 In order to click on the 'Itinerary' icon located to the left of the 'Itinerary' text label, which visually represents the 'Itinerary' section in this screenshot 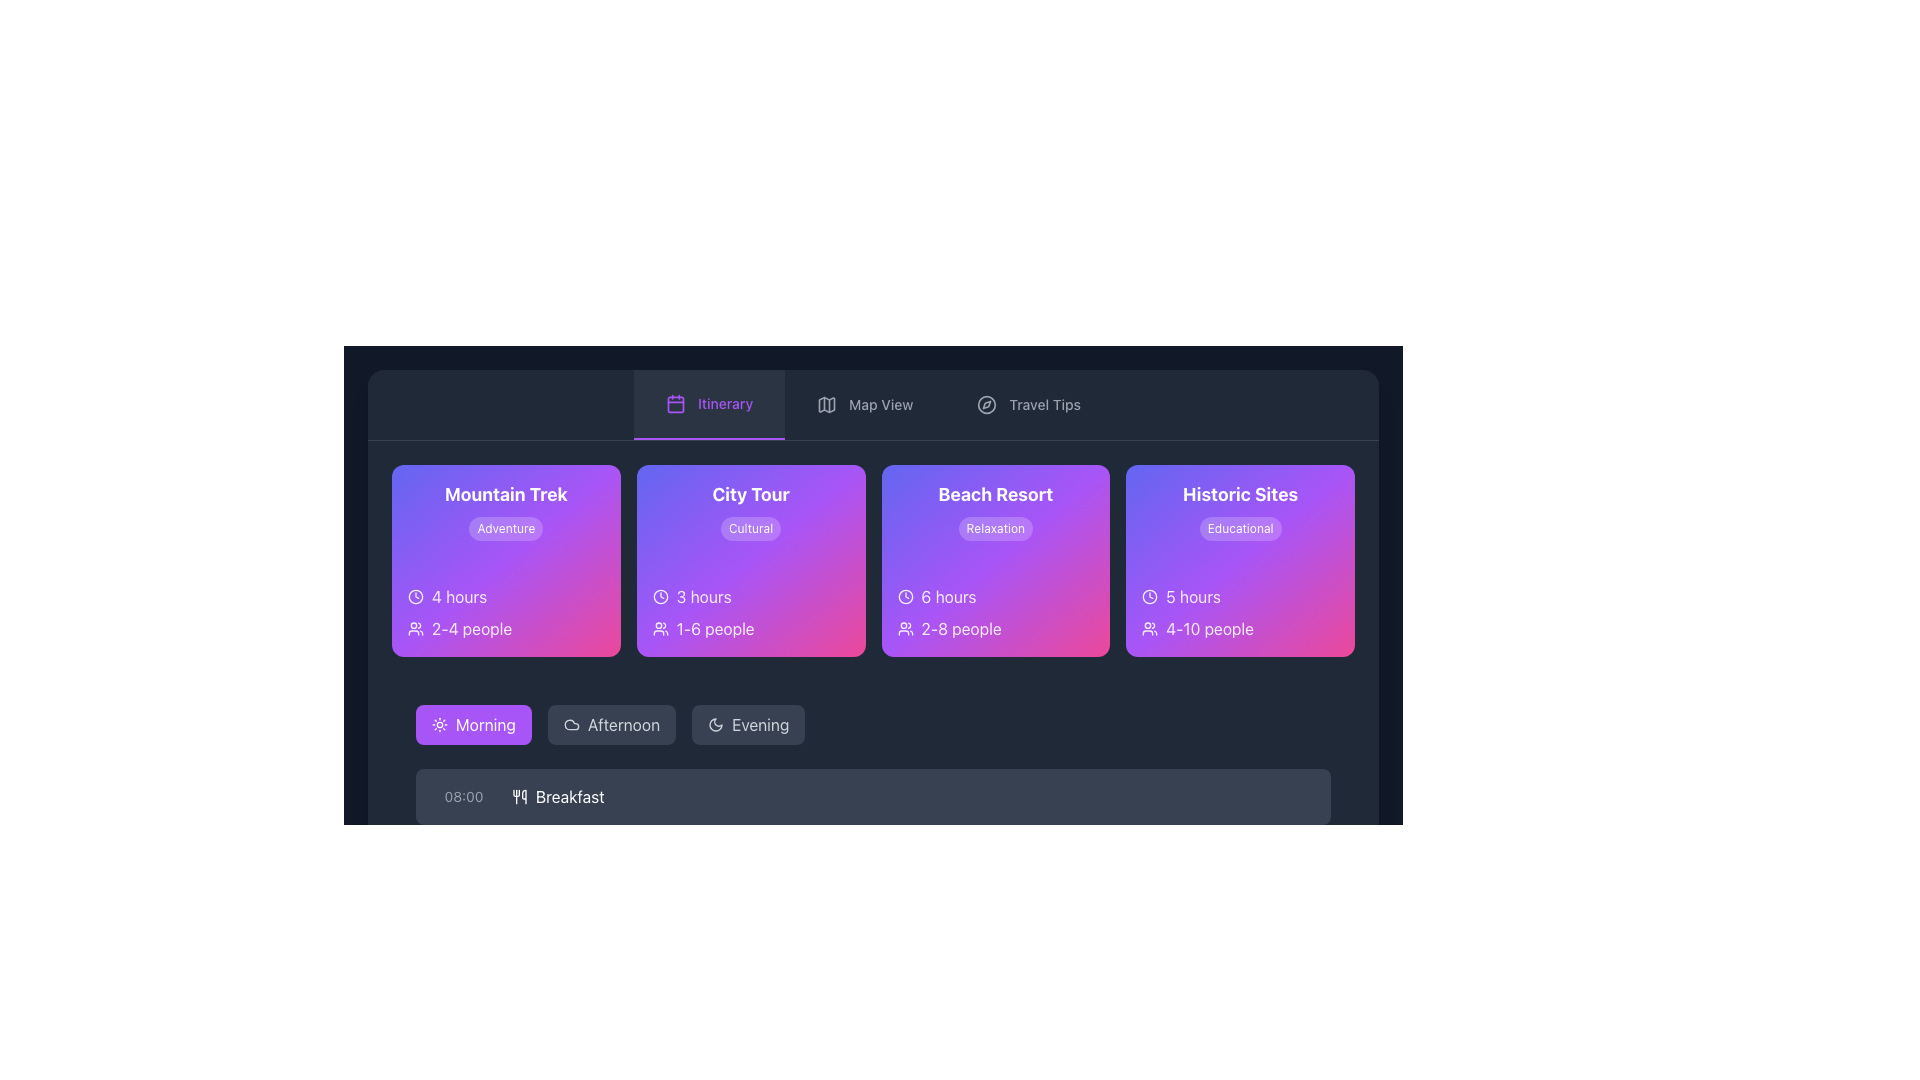, I will do `click(676, 404)`.